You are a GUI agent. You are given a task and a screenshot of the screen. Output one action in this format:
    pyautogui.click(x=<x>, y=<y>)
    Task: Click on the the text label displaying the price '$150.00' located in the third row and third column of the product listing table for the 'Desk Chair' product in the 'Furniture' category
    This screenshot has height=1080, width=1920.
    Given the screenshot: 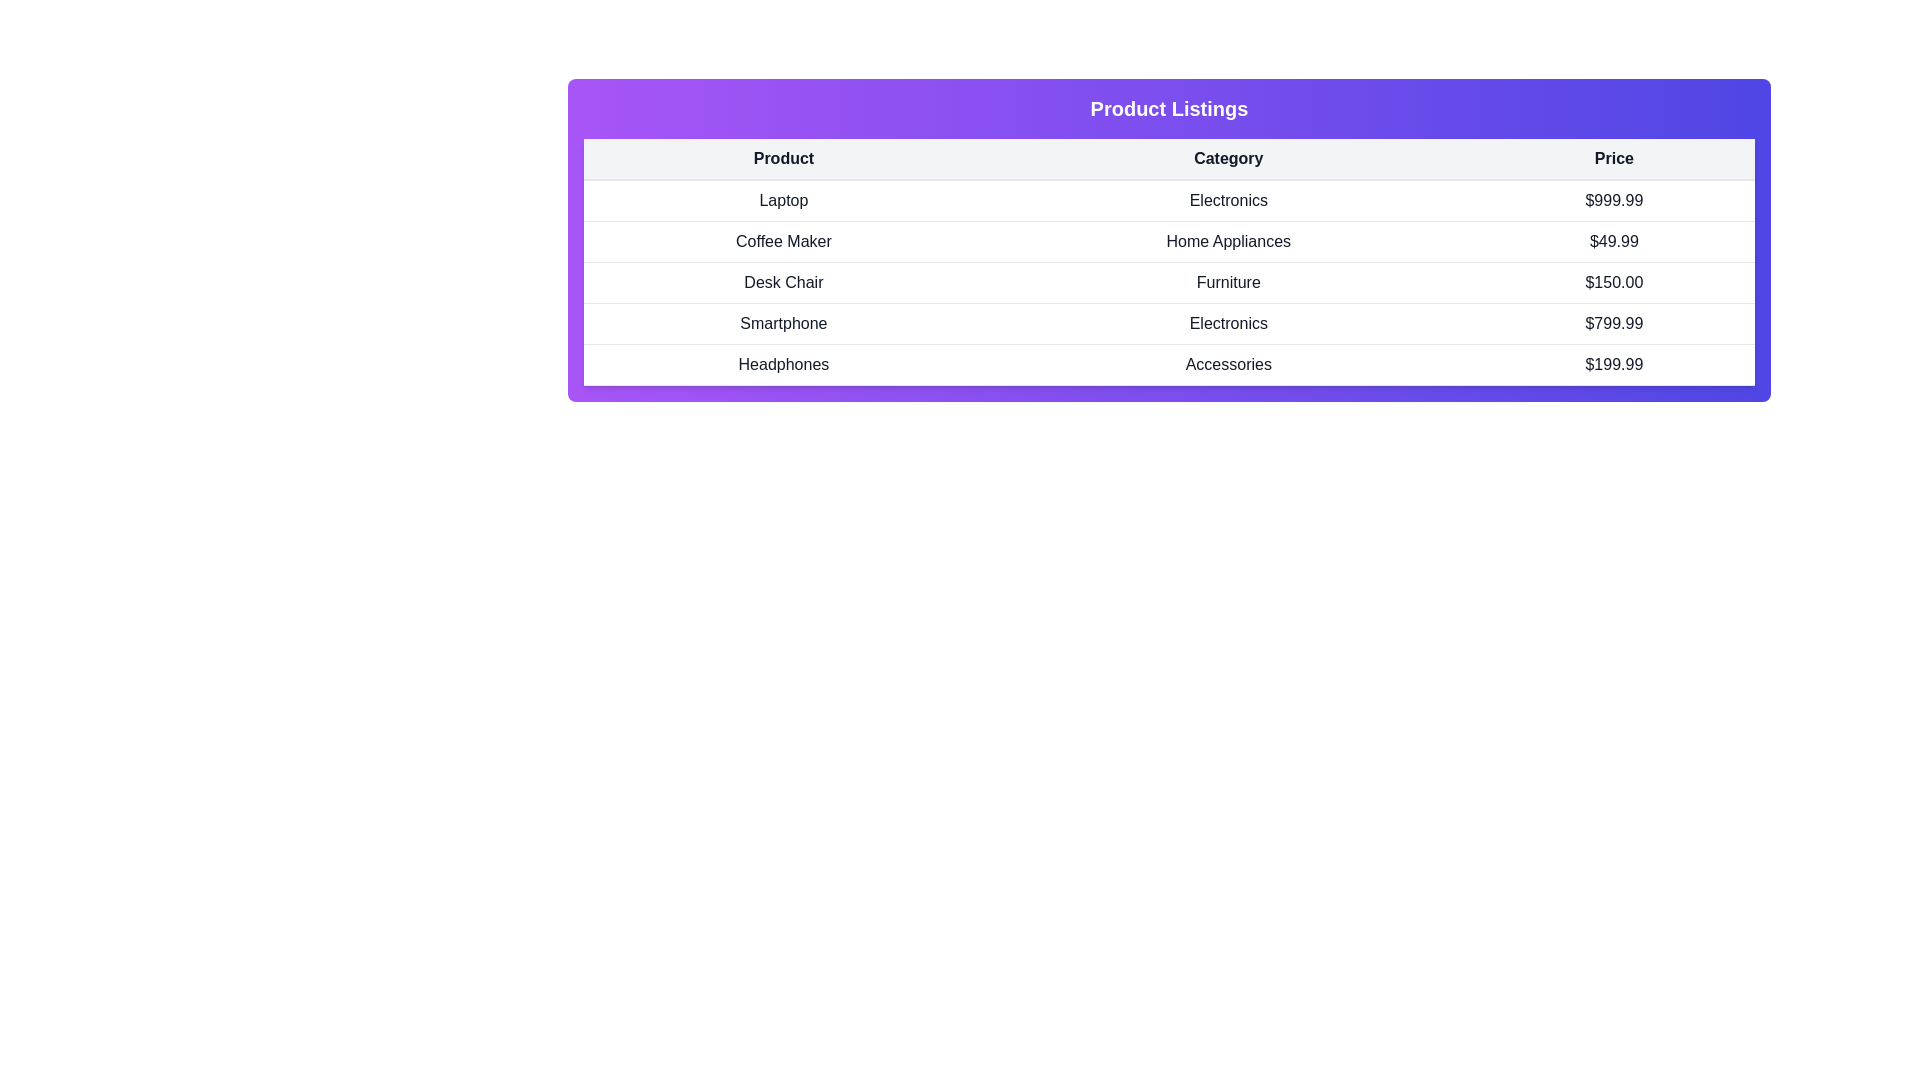 What is the action you would take?
    pyautogui.click(x=1614, y=282)
    